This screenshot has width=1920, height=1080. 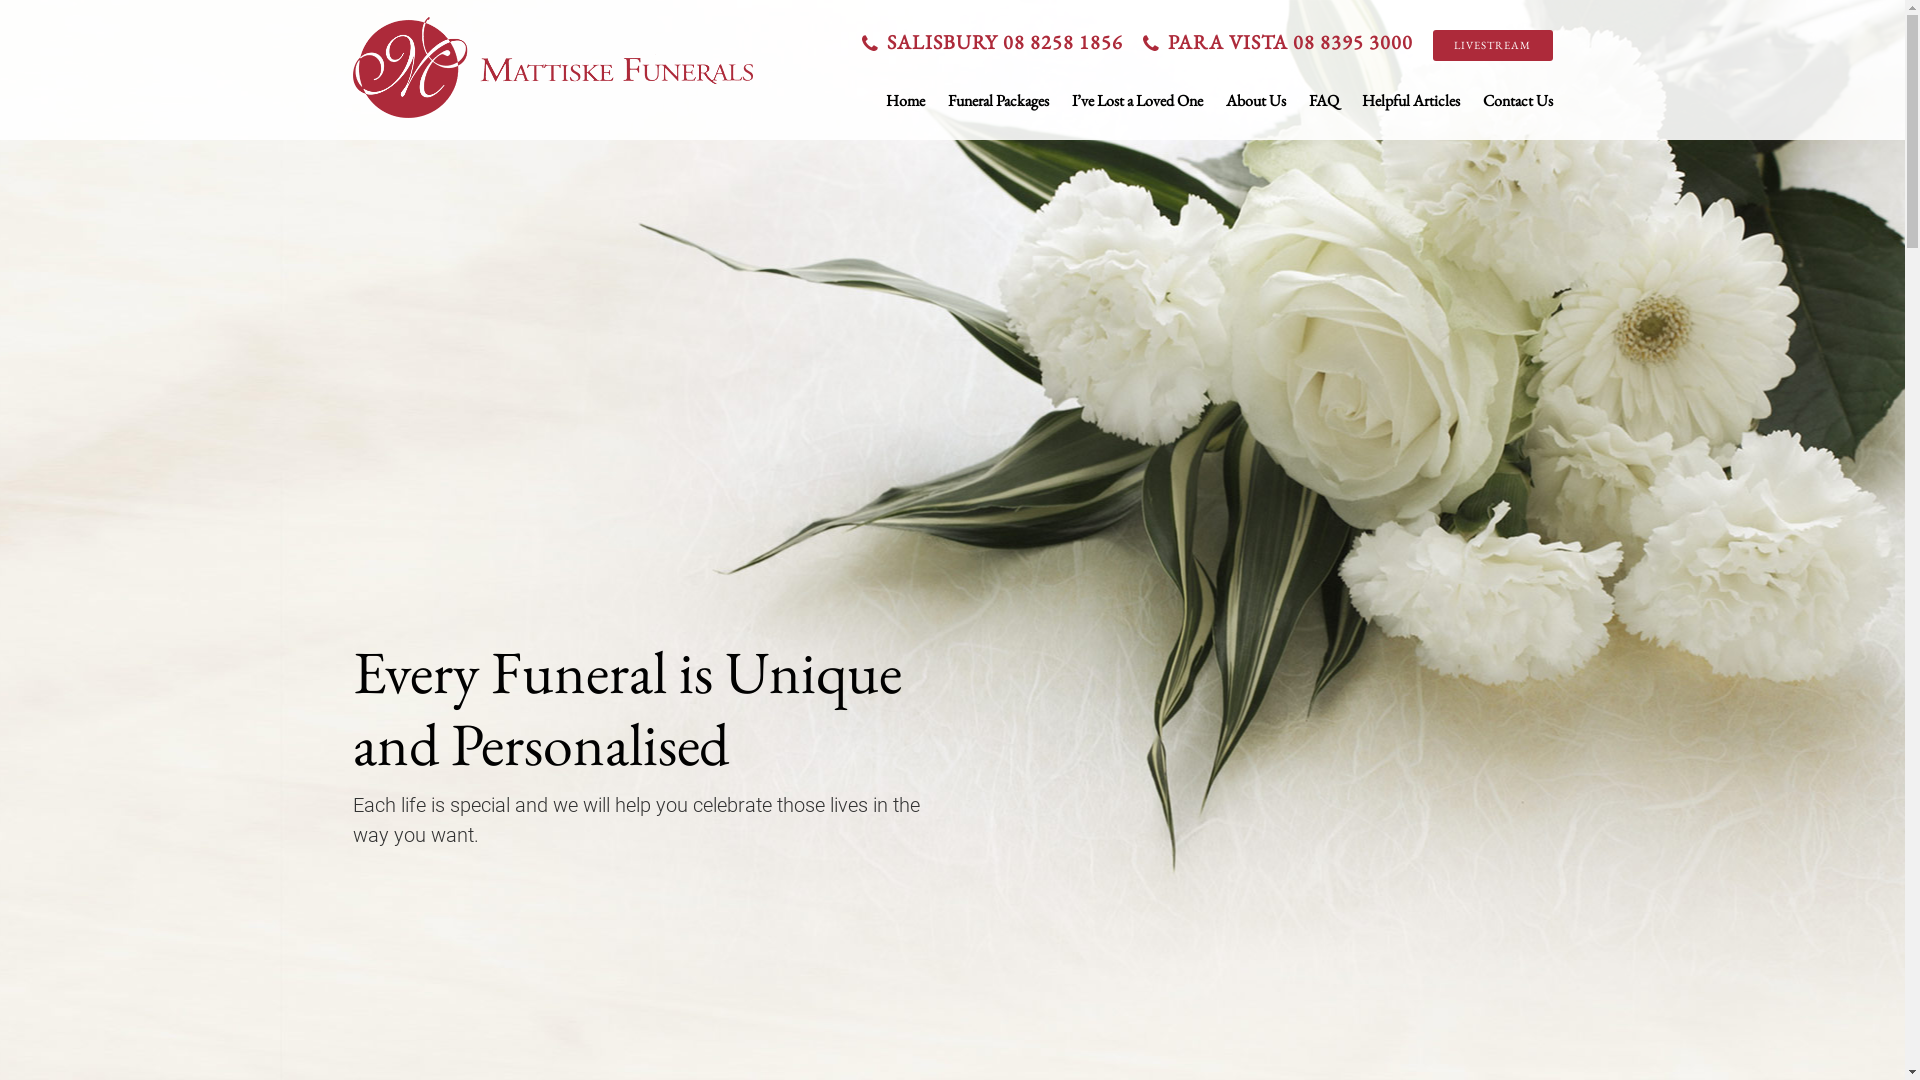 I want to click on 'LIVESTREAM', so click(x=1492, y=45).